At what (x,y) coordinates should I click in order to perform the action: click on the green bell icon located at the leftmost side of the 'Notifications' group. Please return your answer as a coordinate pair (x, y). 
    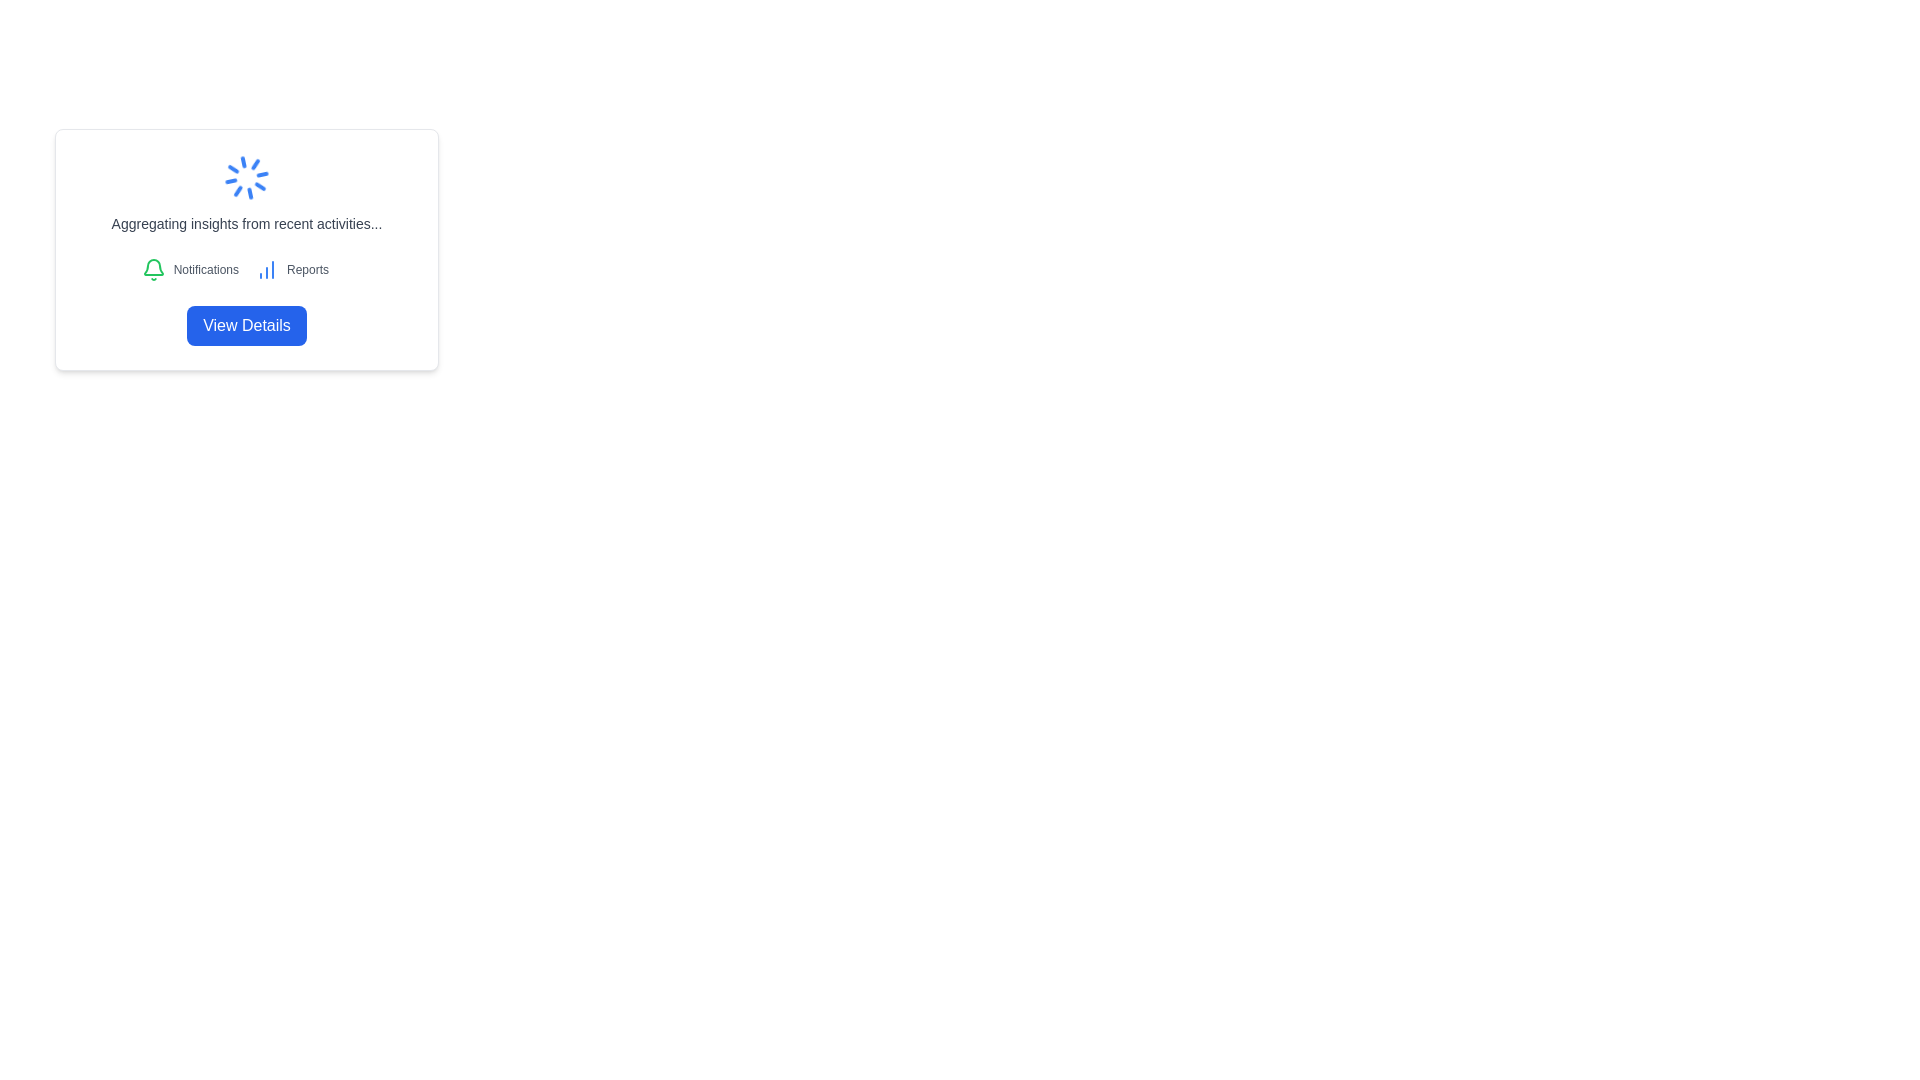
    Looking at the image, I should click on (152, 270).